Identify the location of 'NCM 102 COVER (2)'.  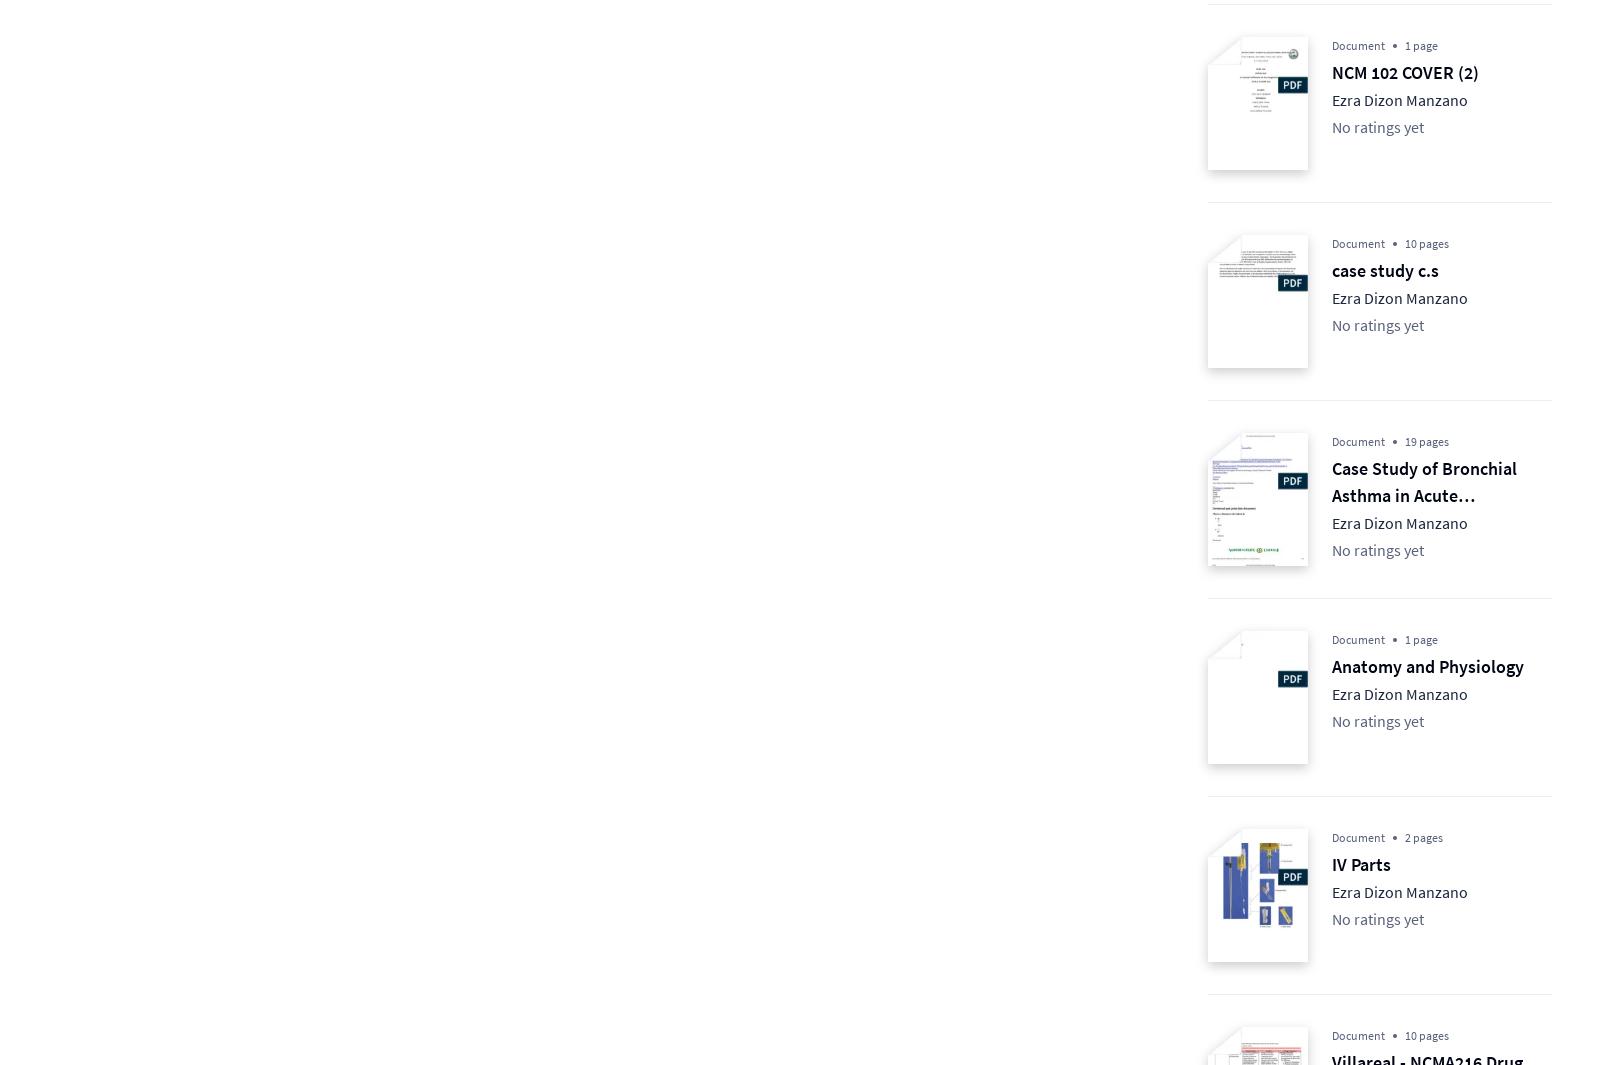
(1331, 71).